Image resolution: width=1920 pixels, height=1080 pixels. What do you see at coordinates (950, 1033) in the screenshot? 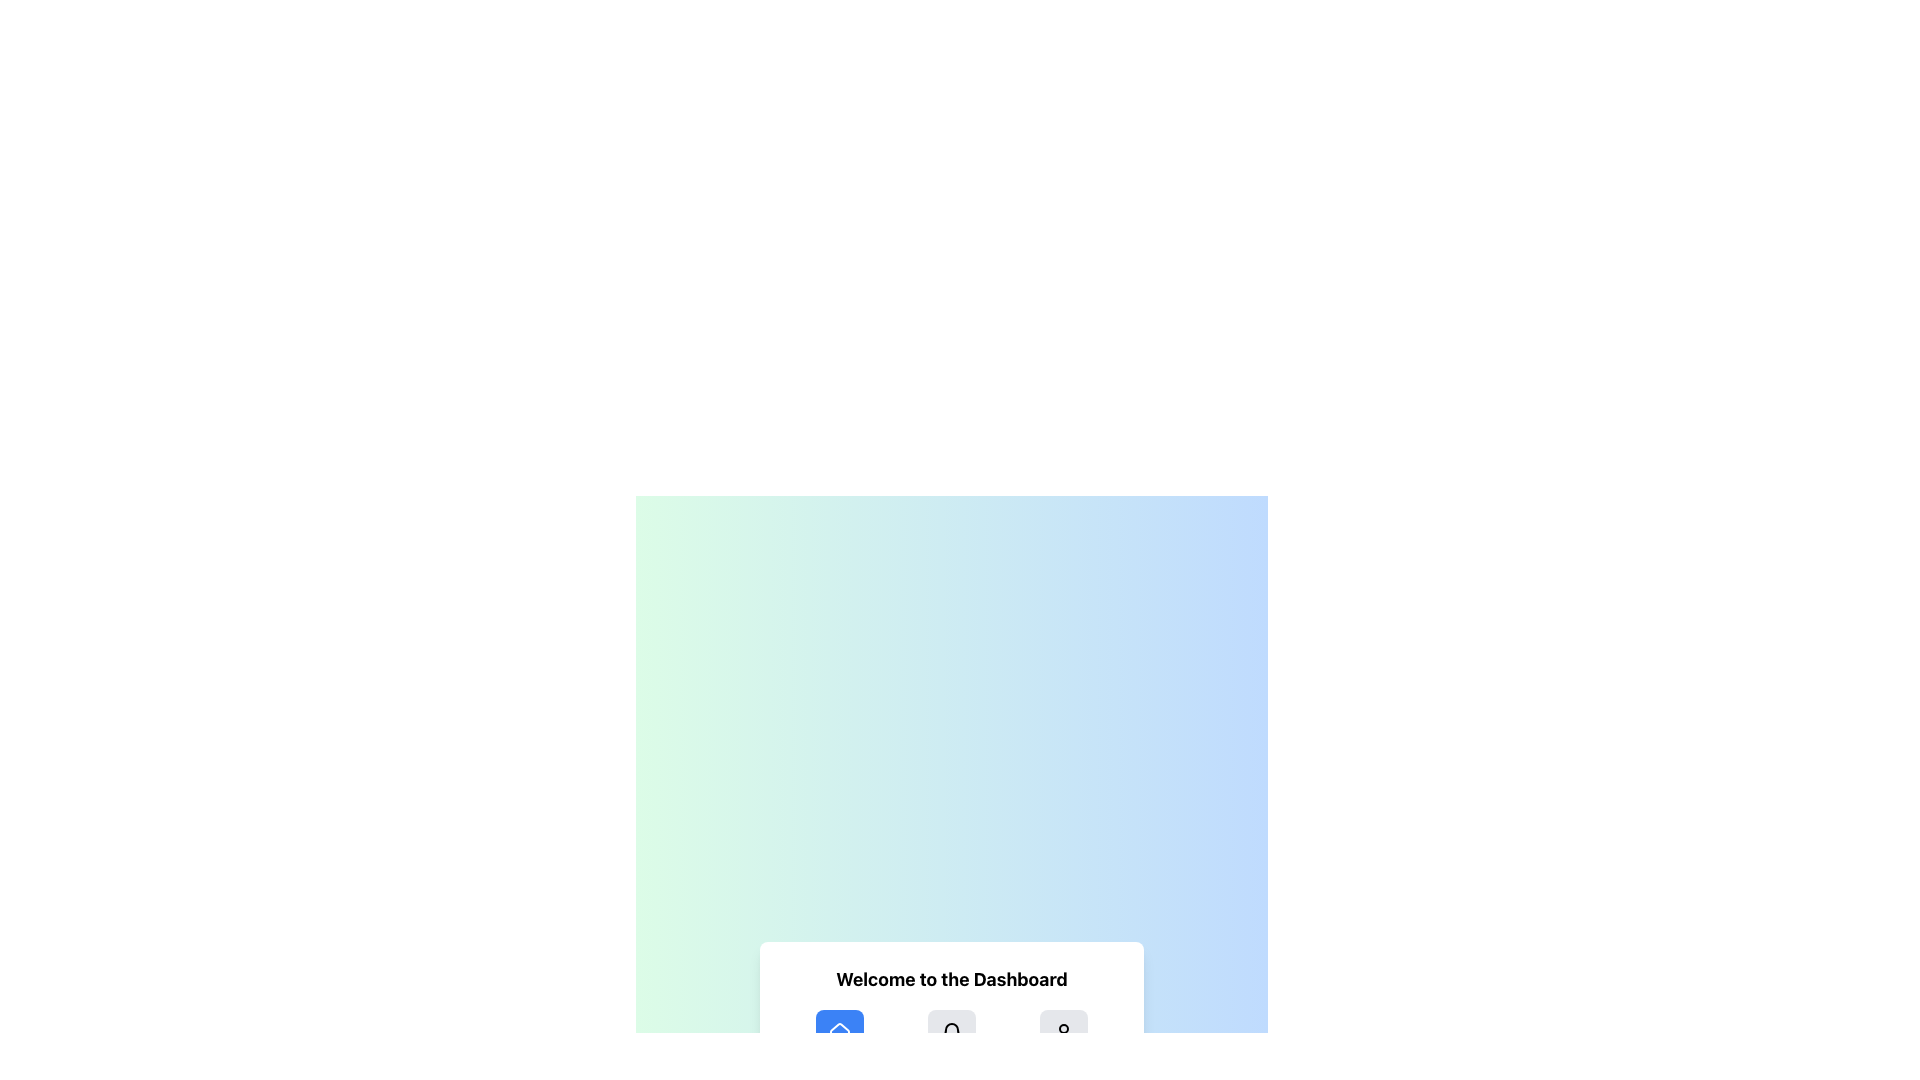
I see `the notifications button, which is the second button from the left in a row of three buttons` at bounding box center [950, 1033].